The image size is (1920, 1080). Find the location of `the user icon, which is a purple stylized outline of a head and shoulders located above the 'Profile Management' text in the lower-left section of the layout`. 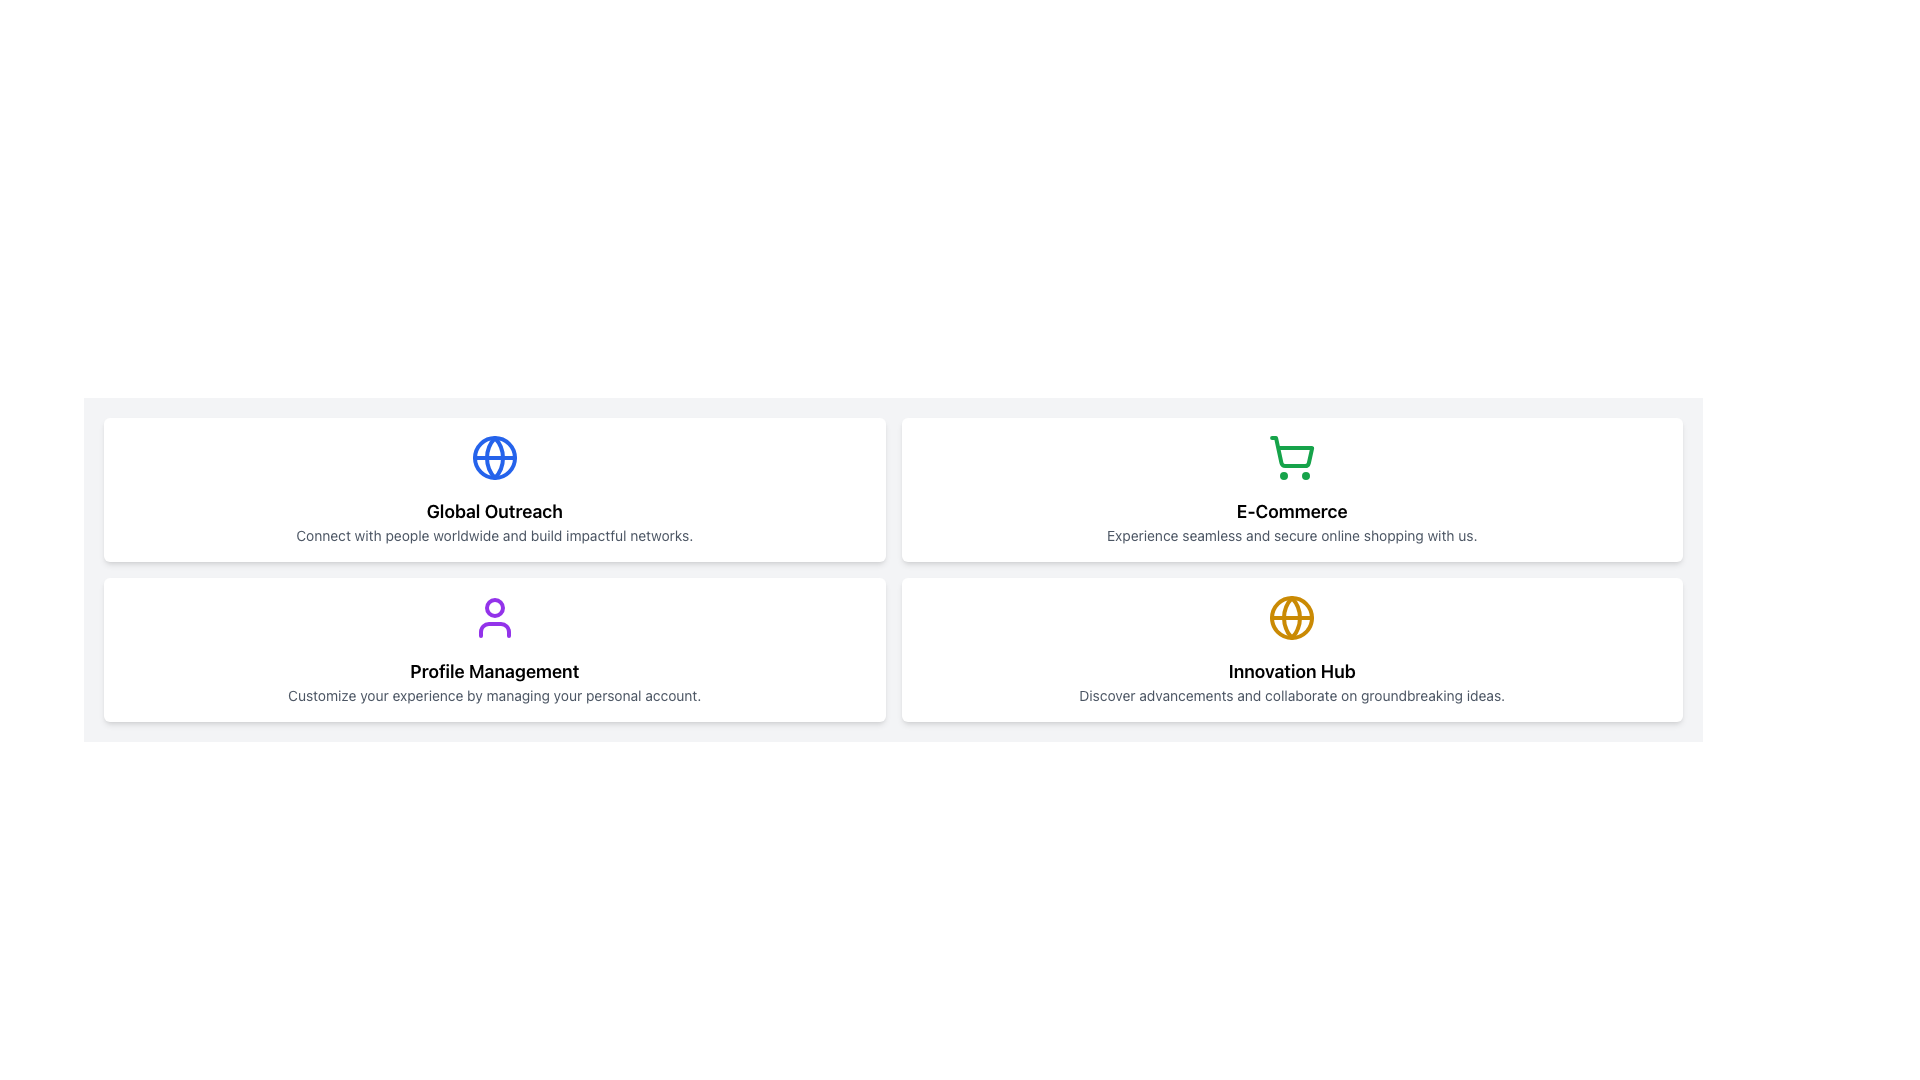

the user icon, which is a purple stylized outline of a head and shoulders located above the 'Profile Management' text in the lower-left section of the layout is located at coordinates (494, 616).